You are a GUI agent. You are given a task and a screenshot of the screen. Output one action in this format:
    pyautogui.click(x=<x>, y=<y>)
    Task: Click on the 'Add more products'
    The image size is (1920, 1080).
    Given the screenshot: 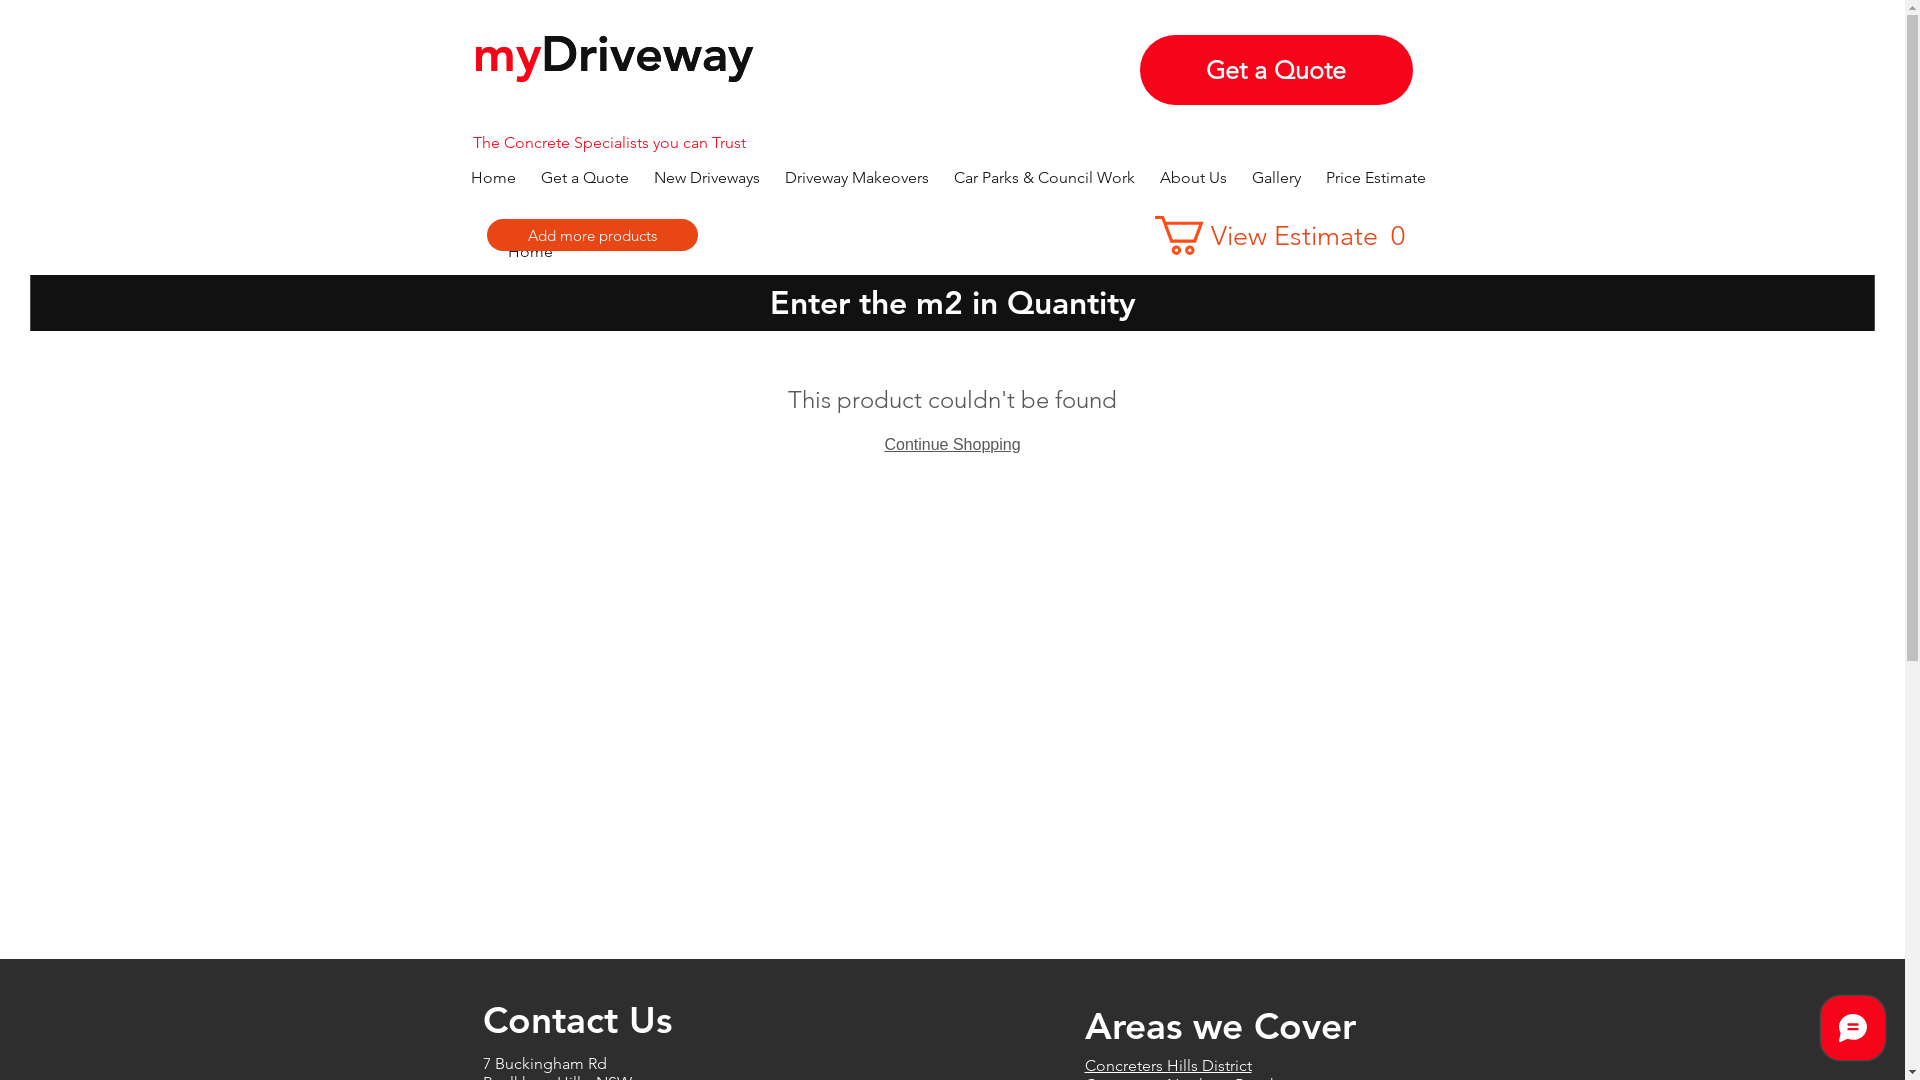 What is the action you would take?
    pyautogui.click(x=590, y=234)
    